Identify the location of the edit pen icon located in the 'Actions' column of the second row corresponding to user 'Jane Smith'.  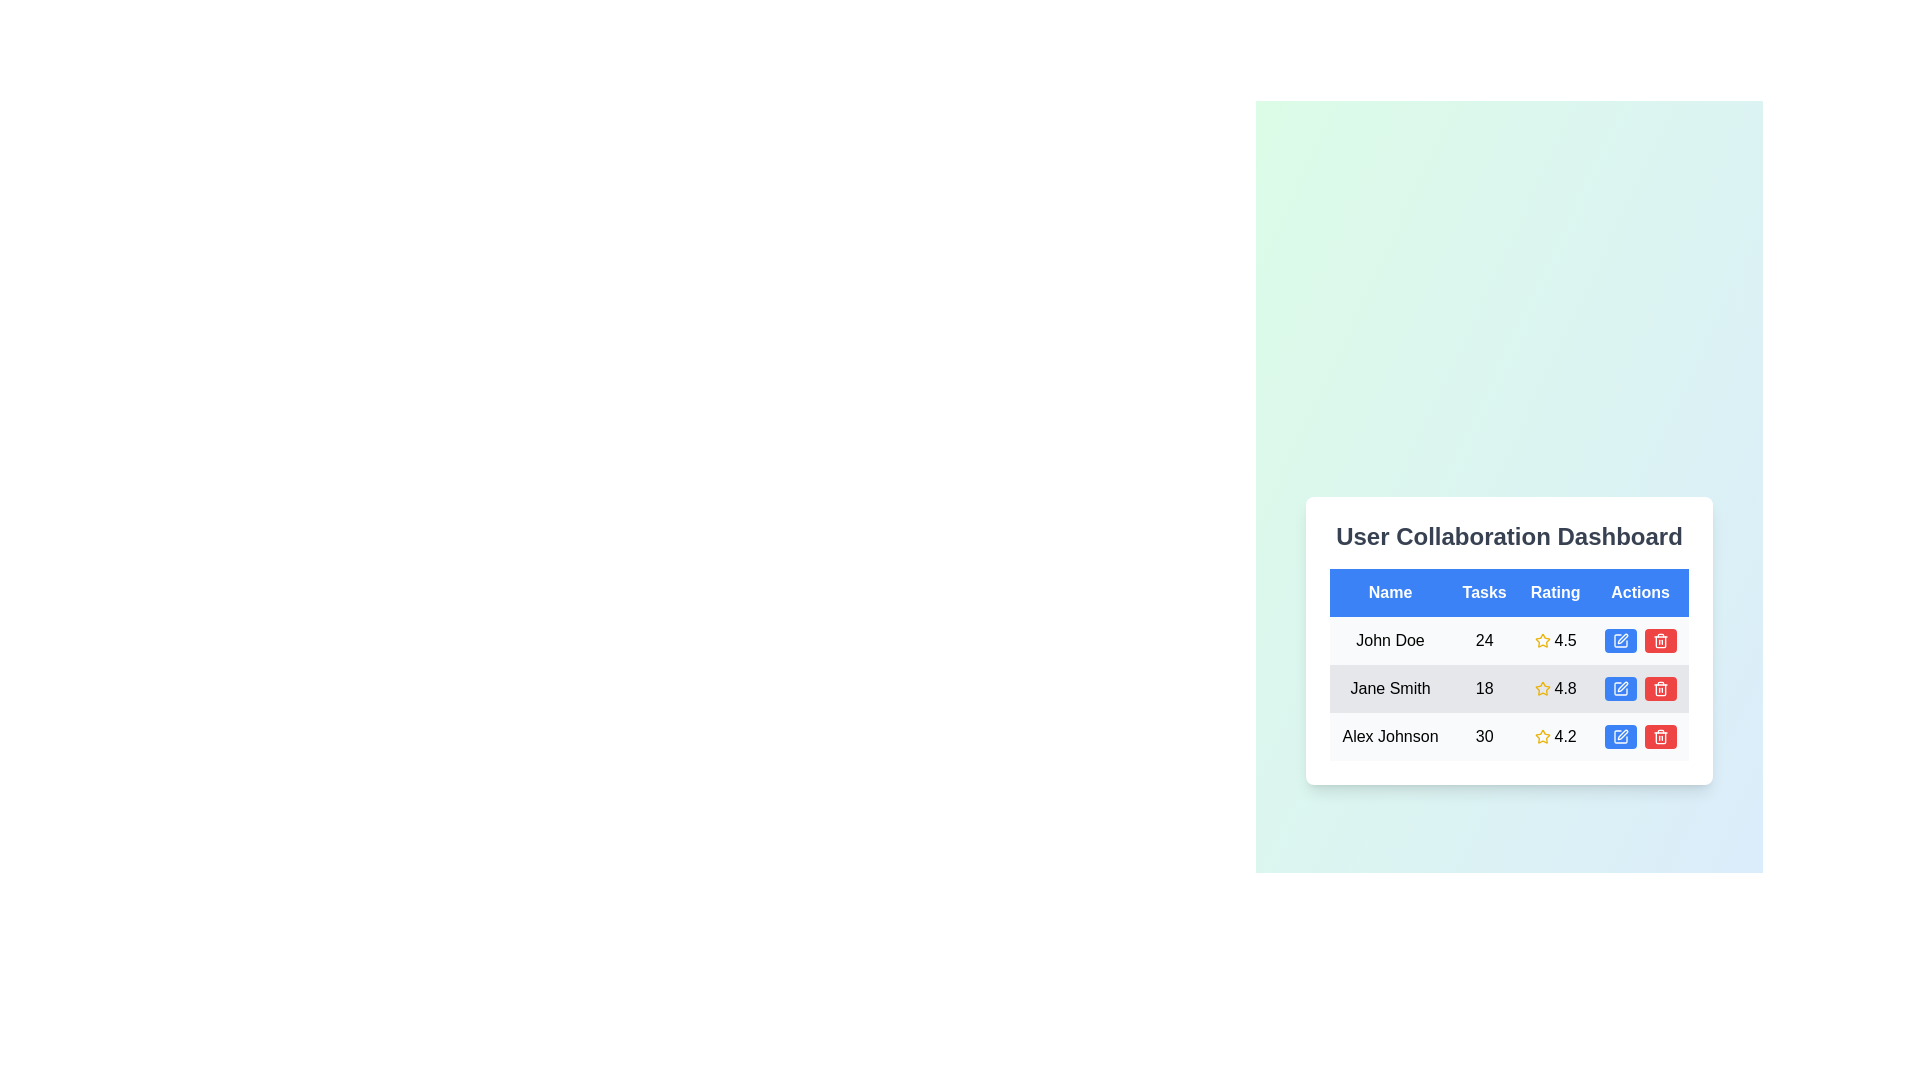
(1622, 685).